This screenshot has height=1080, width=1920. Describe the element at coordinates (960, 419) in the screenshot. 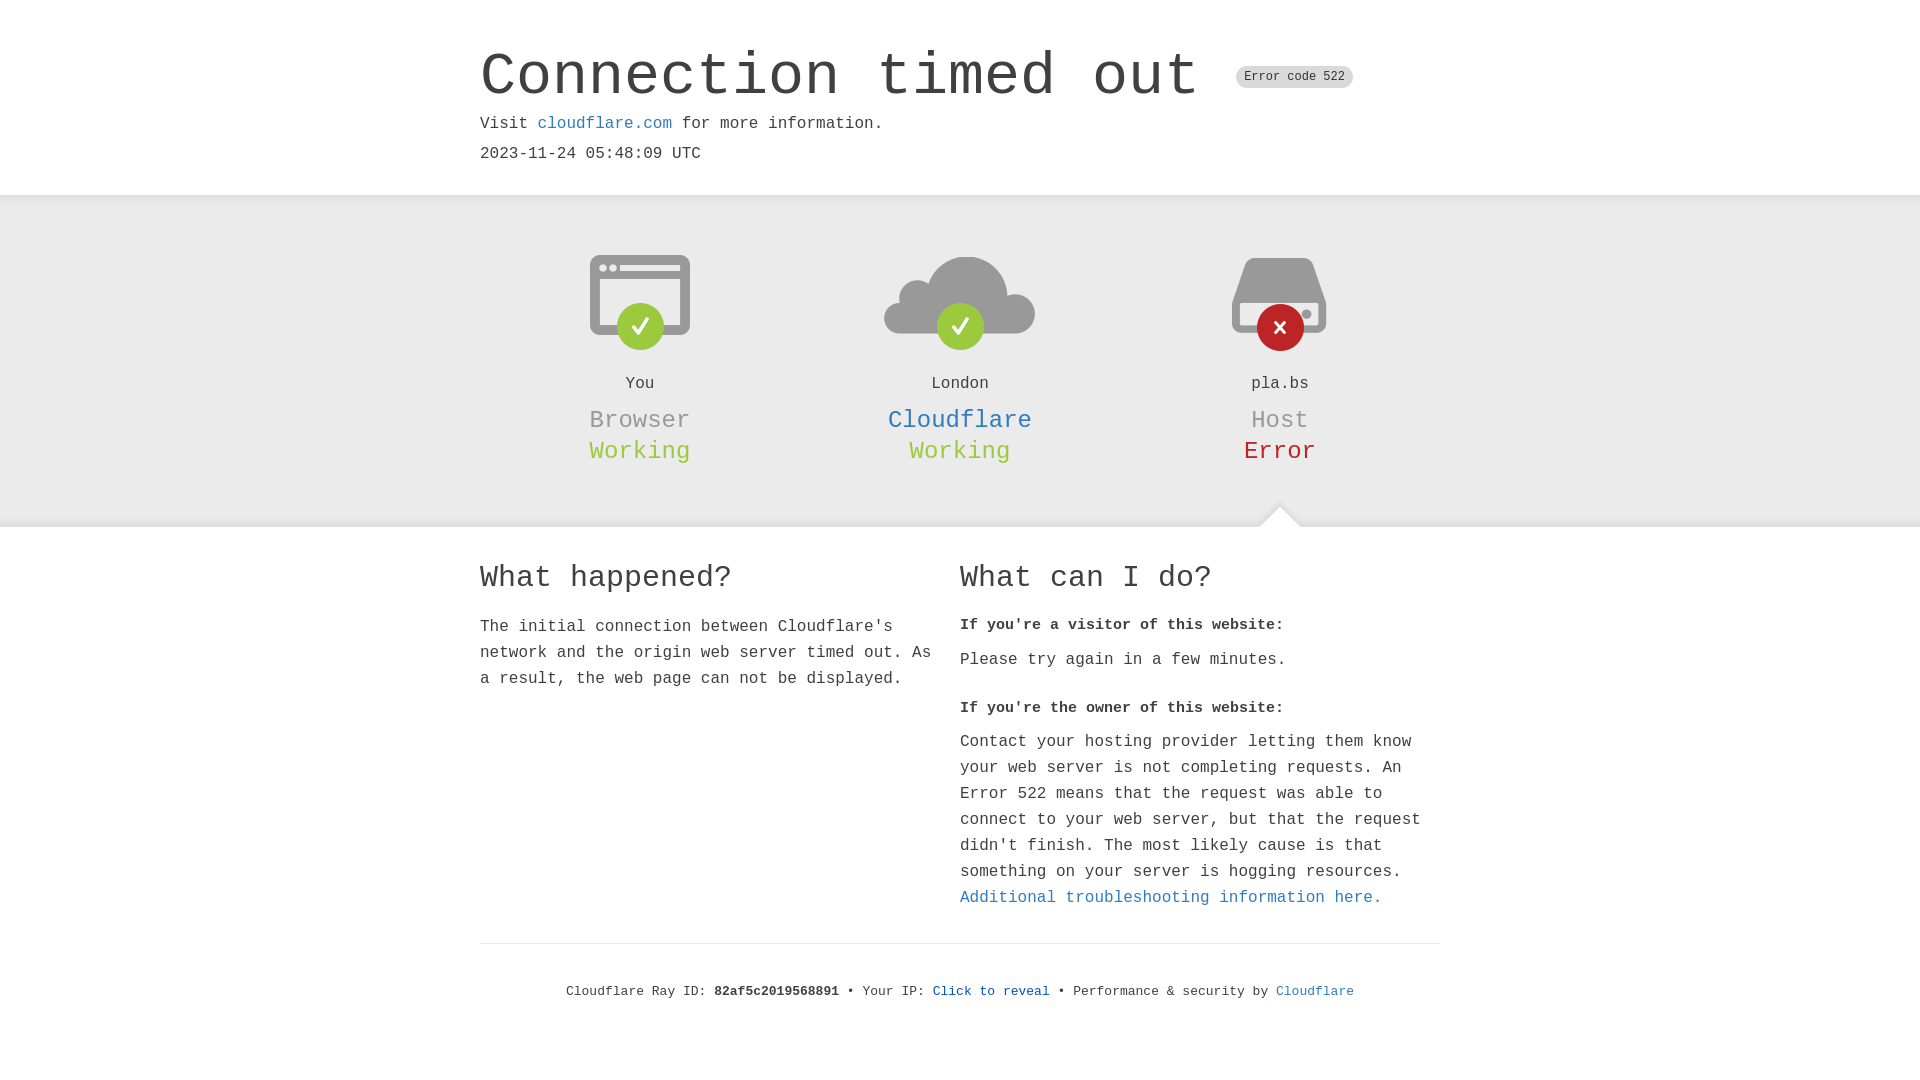

I see `'Cloudflare'` at that location.